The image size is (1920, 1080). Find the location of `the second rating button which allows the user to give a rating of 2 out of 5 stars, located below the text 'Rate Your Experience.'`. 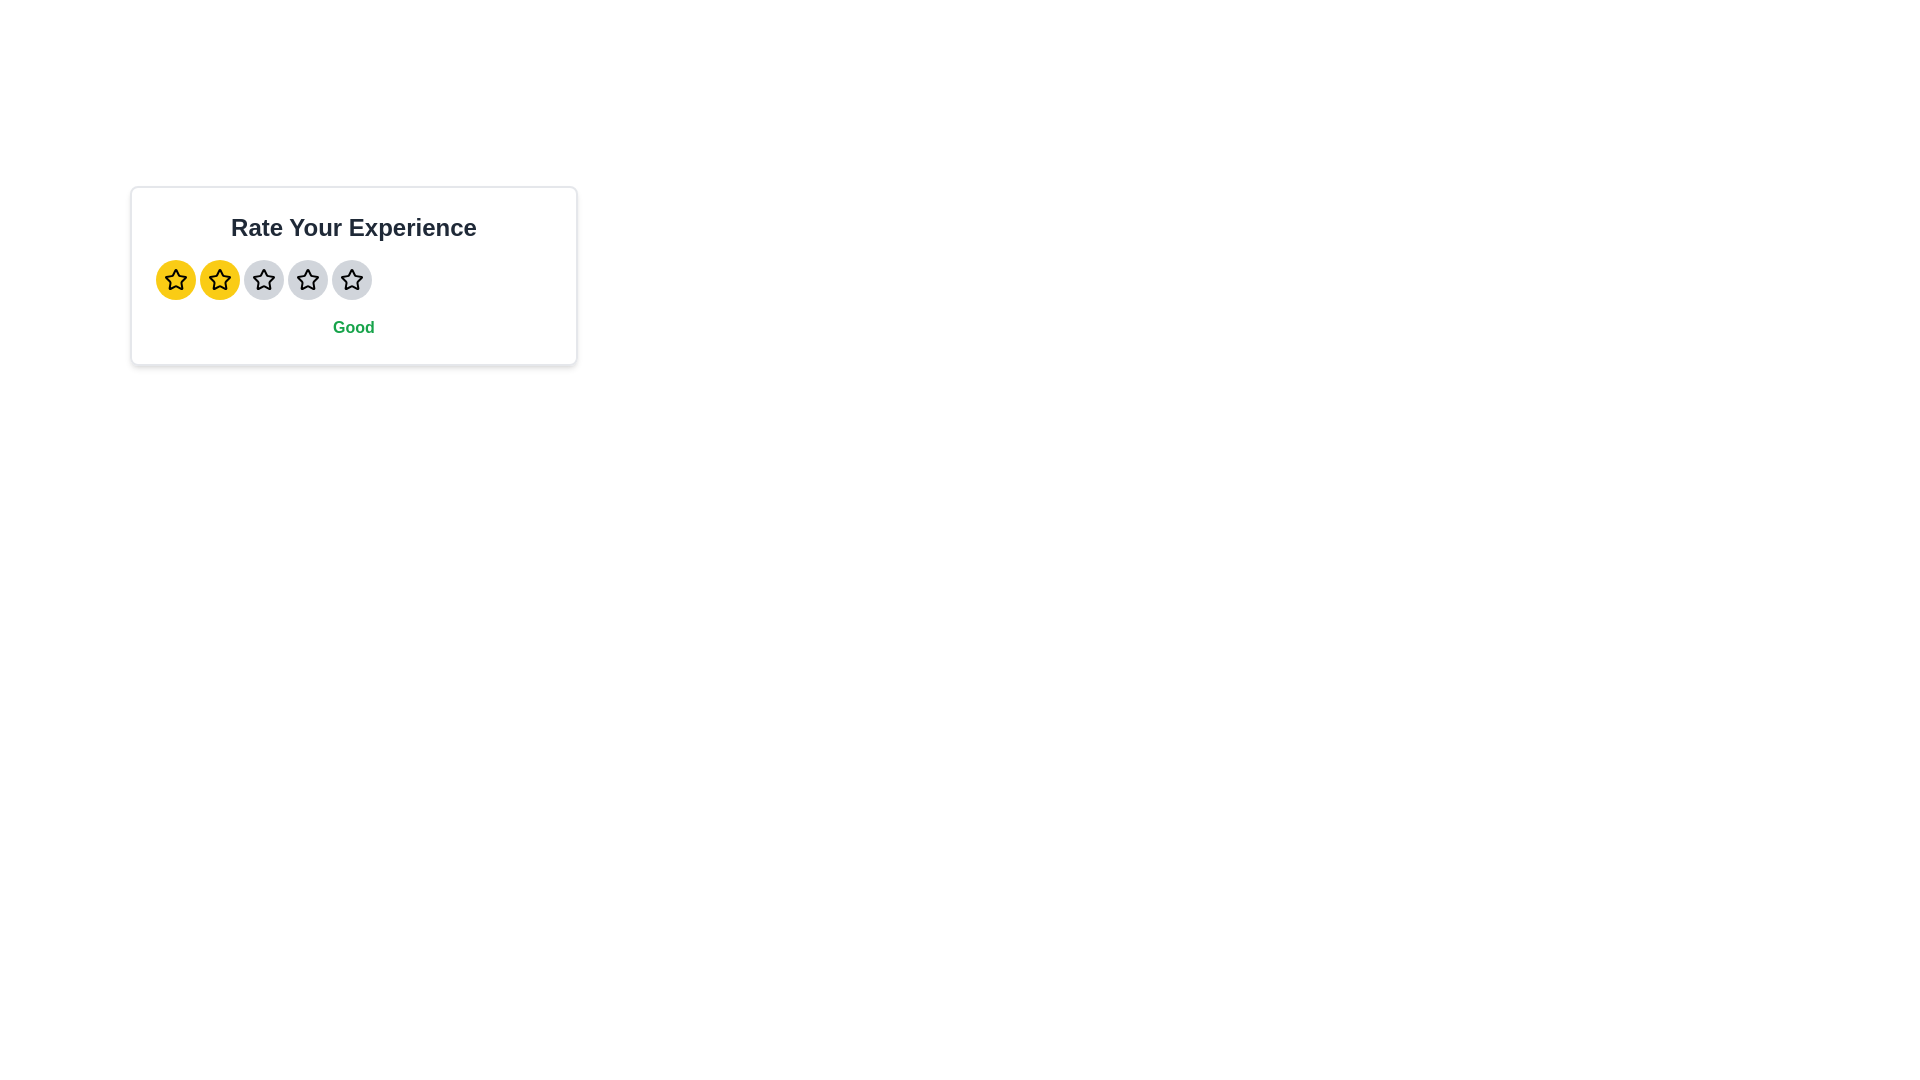

the second rating button which allows the user to give a rating of 2 out of 5 stars, located below the text 'Rate Your Experience.' is located at coordinates (220, 280).